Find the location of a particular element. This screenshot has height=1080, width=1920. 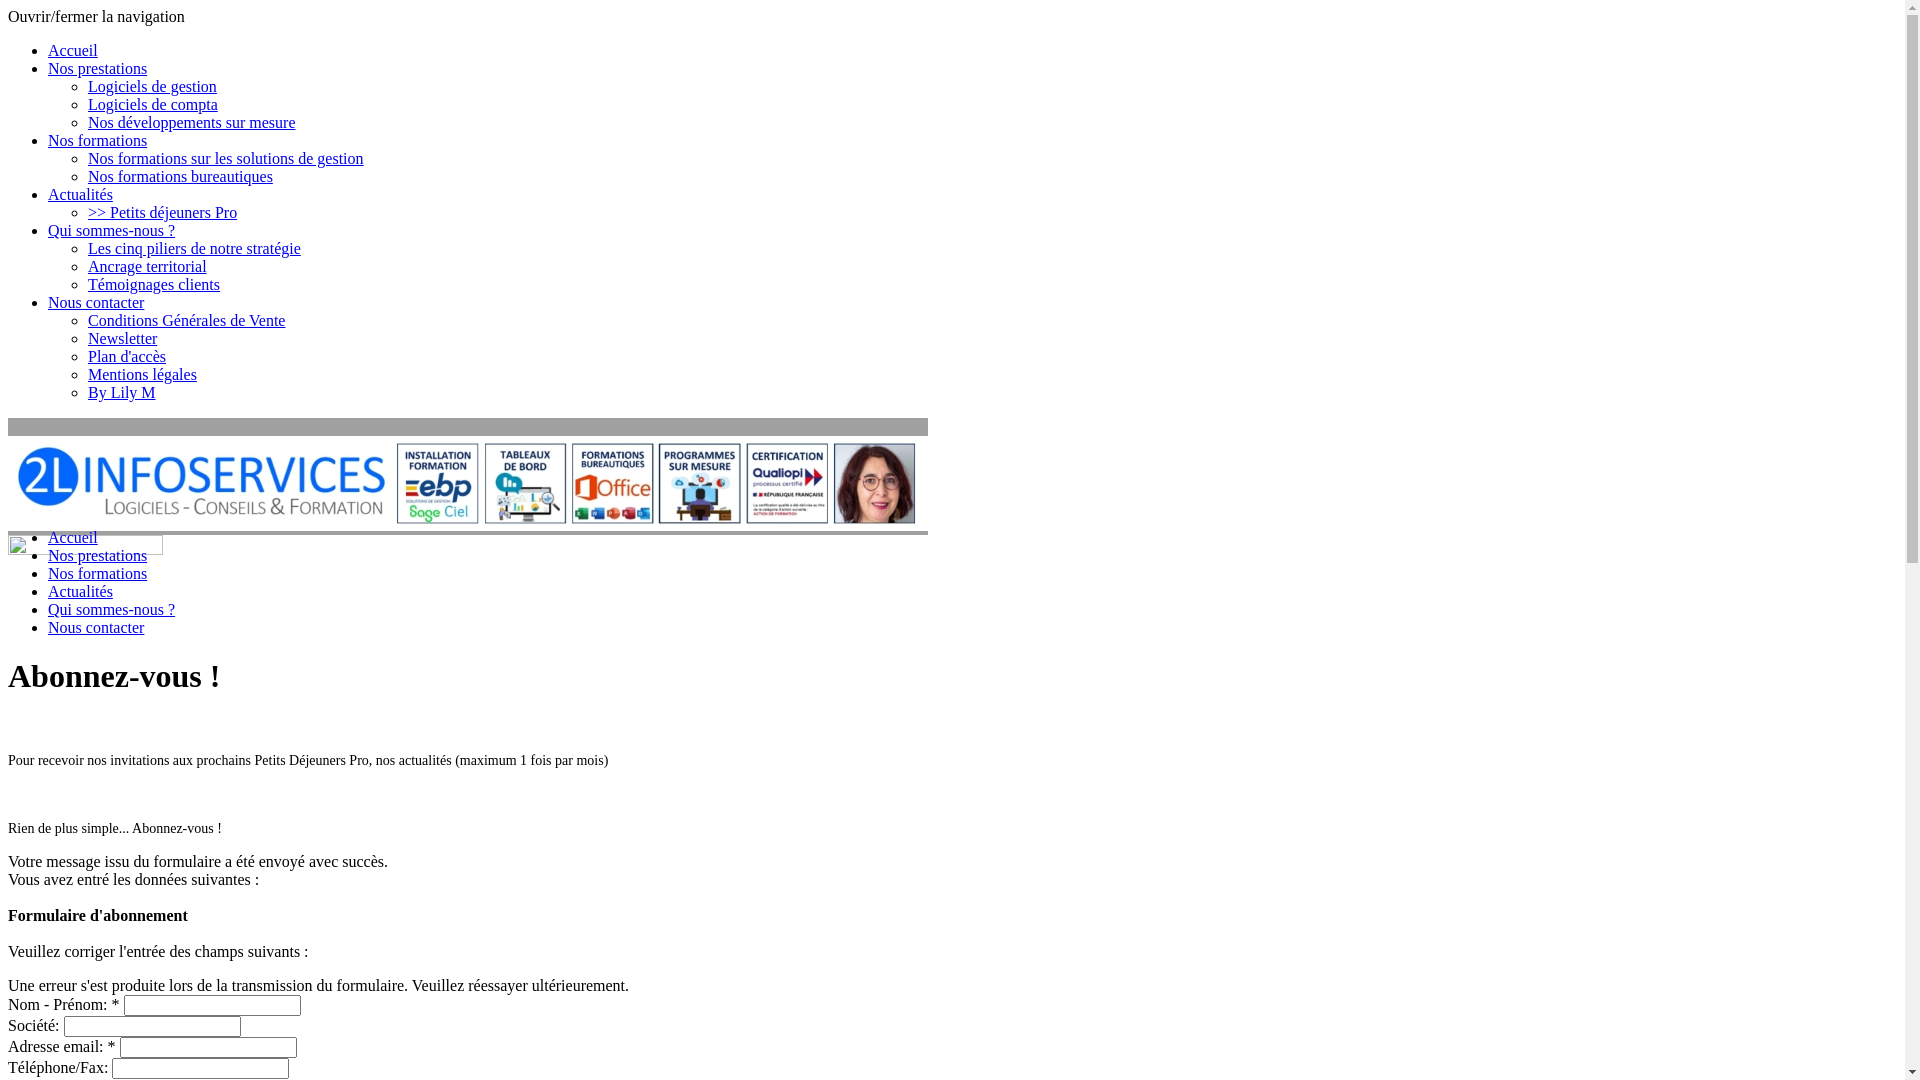

'Nos prestations' is located at coordinates (96, 67).